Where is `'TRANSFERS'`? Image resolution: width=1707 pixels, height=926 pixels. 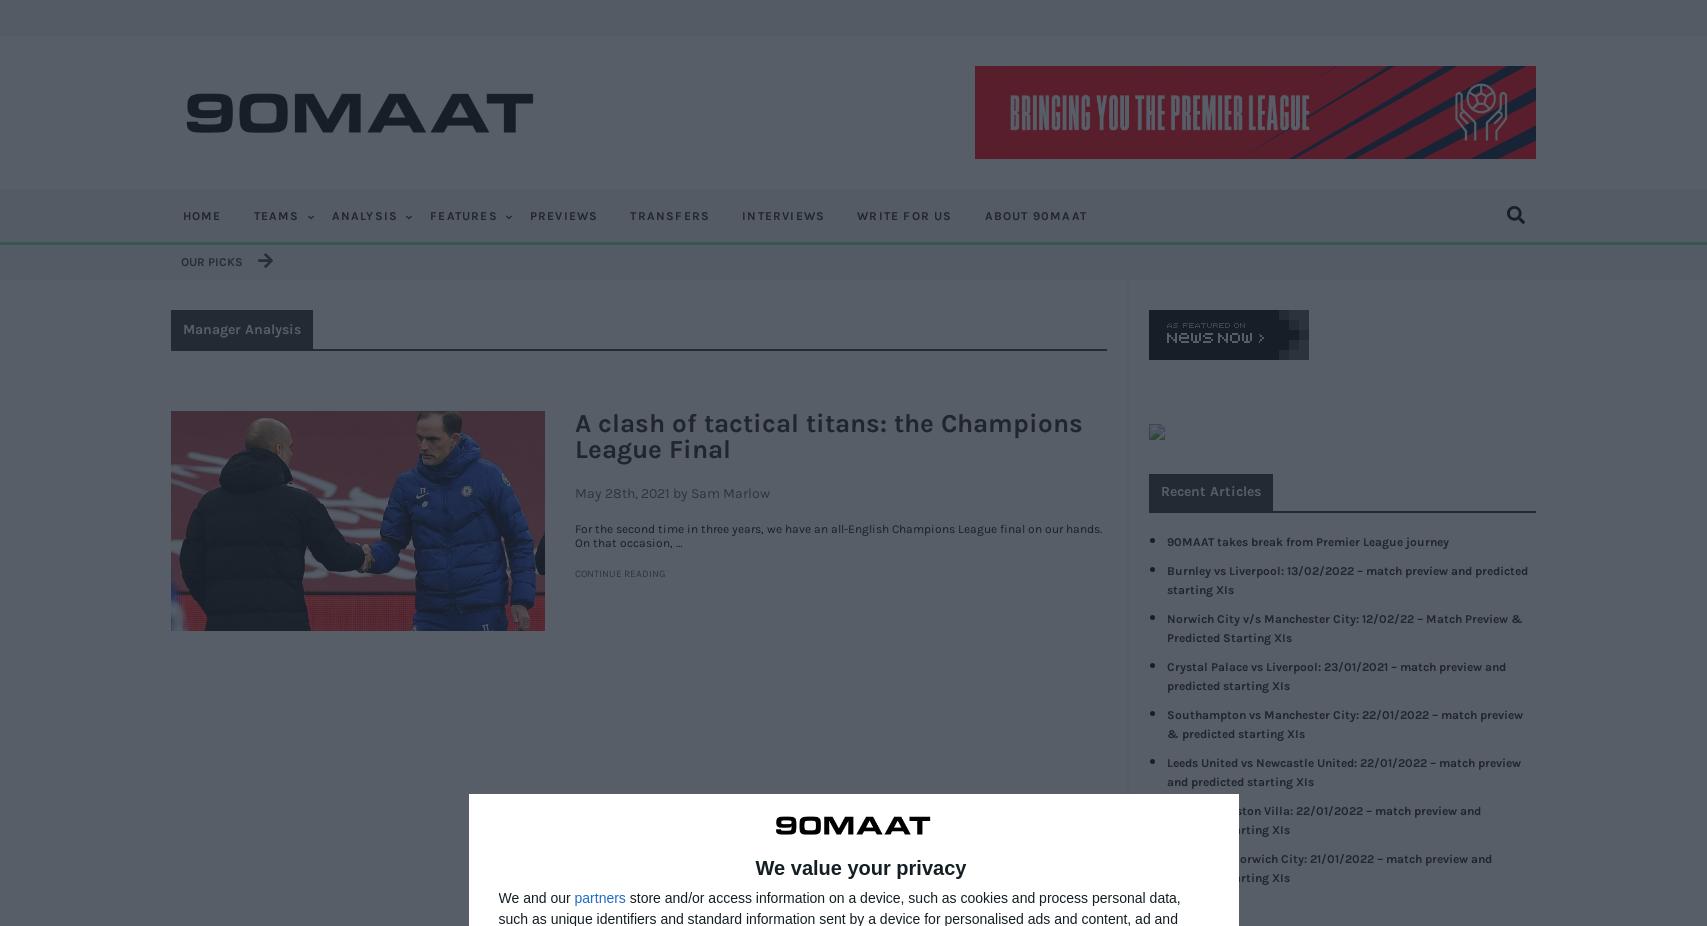 'TRANSFERS' is located at coordinates (669, 215).